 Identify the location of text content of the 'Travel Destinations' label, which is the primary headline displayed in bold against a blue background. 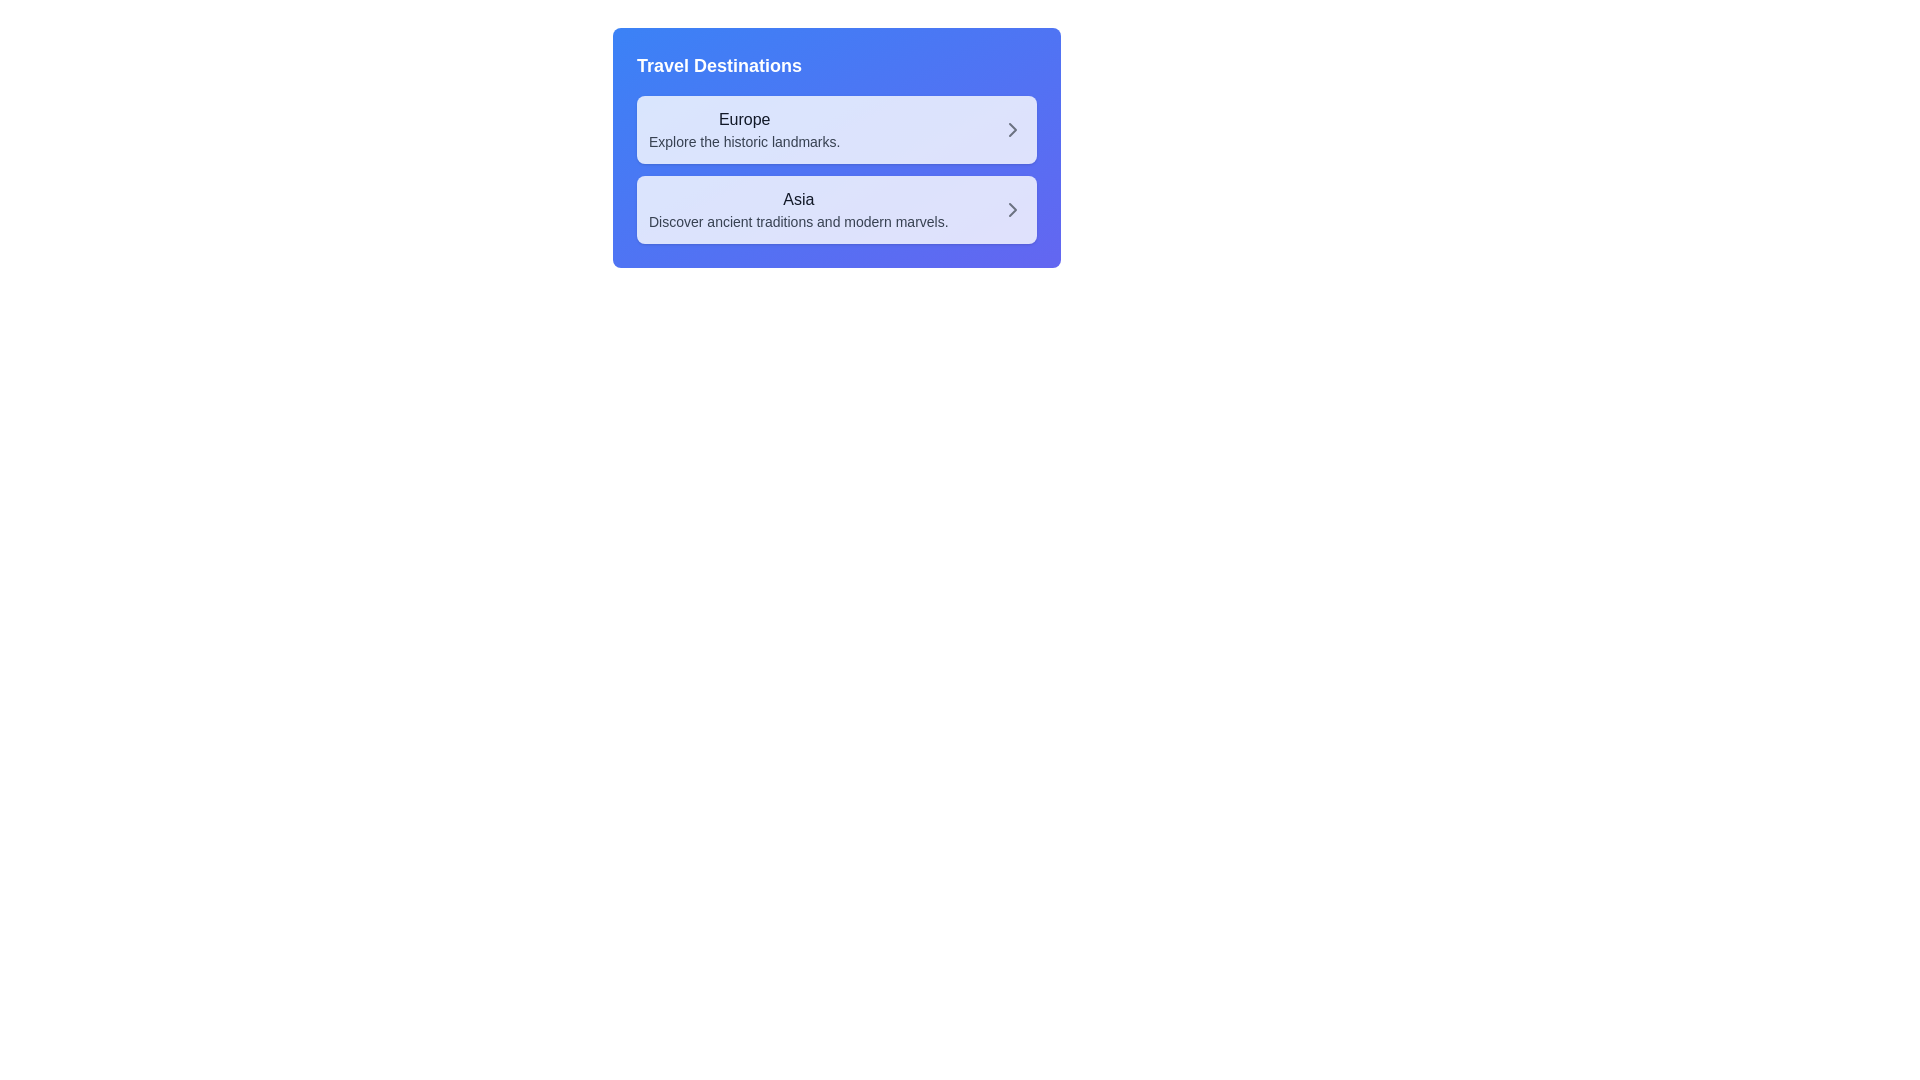
(719, 64).